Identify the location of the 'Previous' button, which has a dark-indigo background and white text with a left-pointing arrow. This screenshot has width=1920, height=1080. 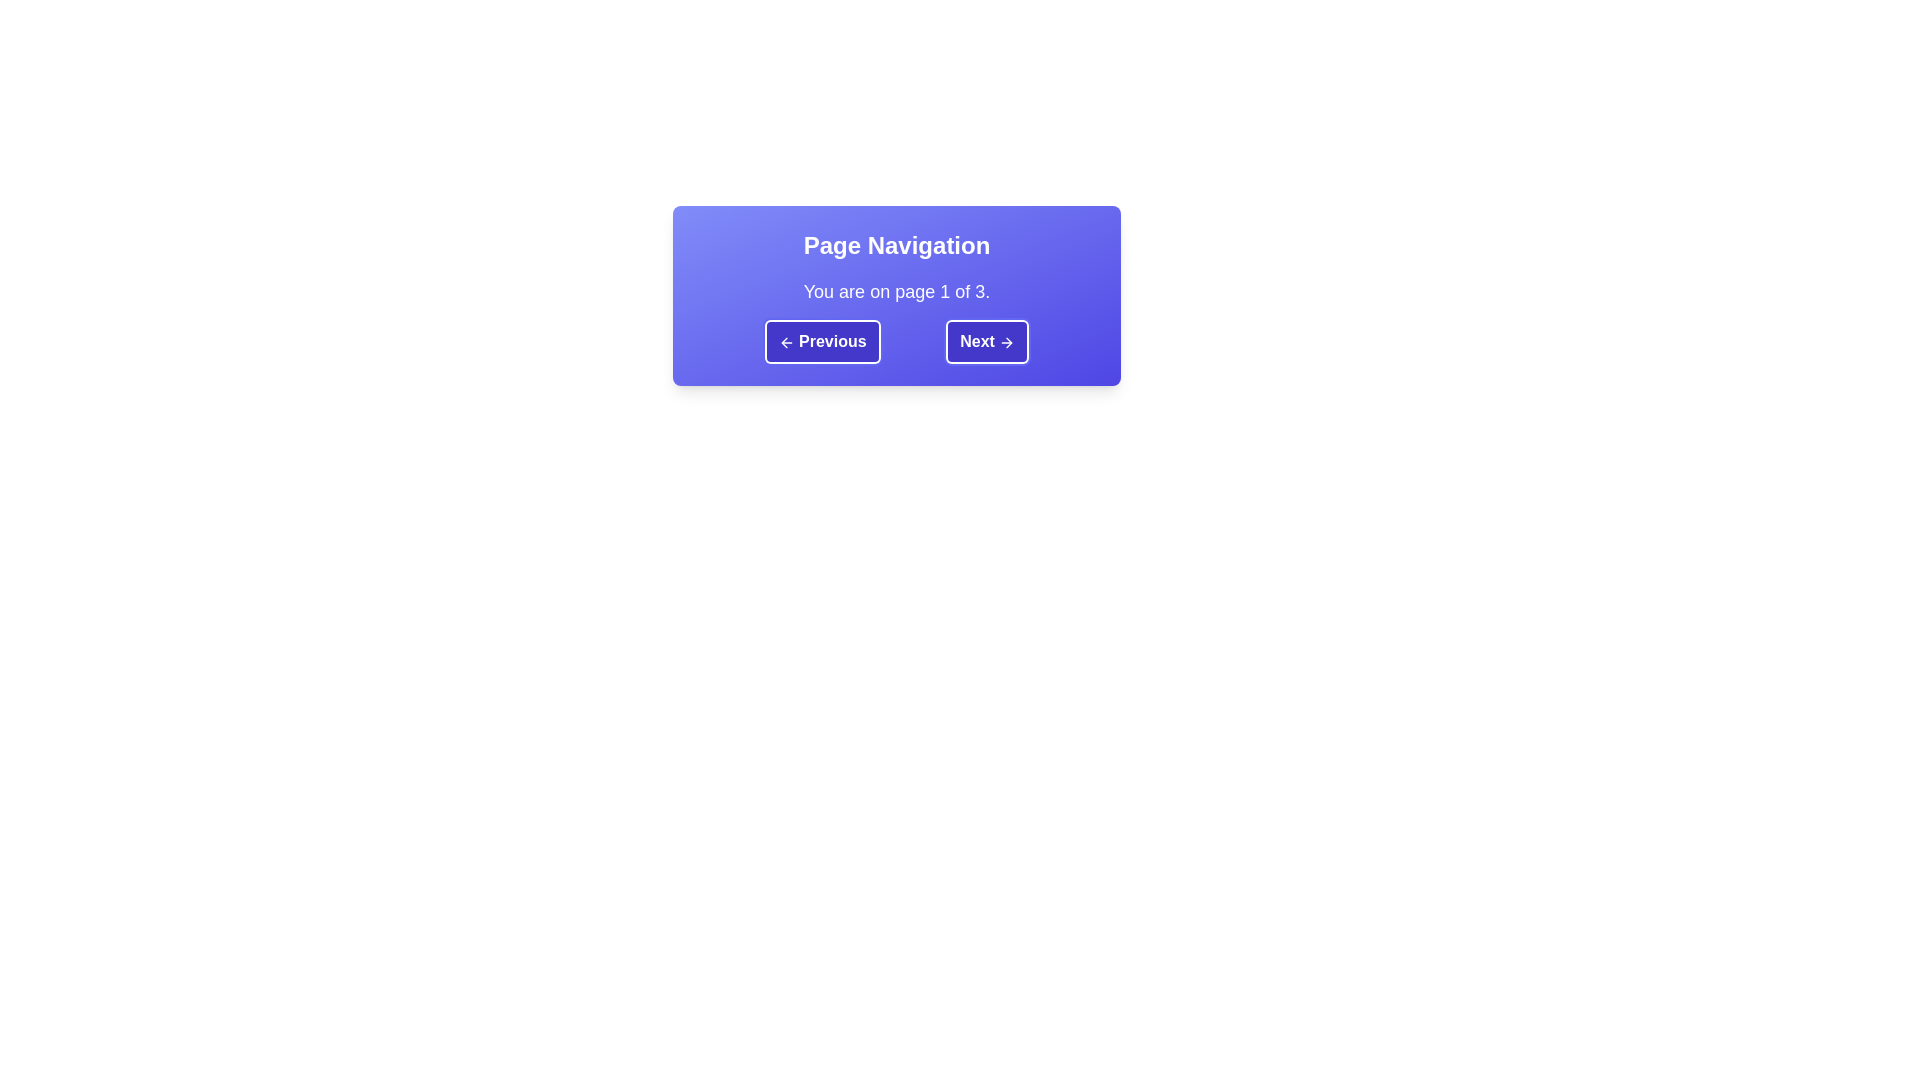
(822, 341).